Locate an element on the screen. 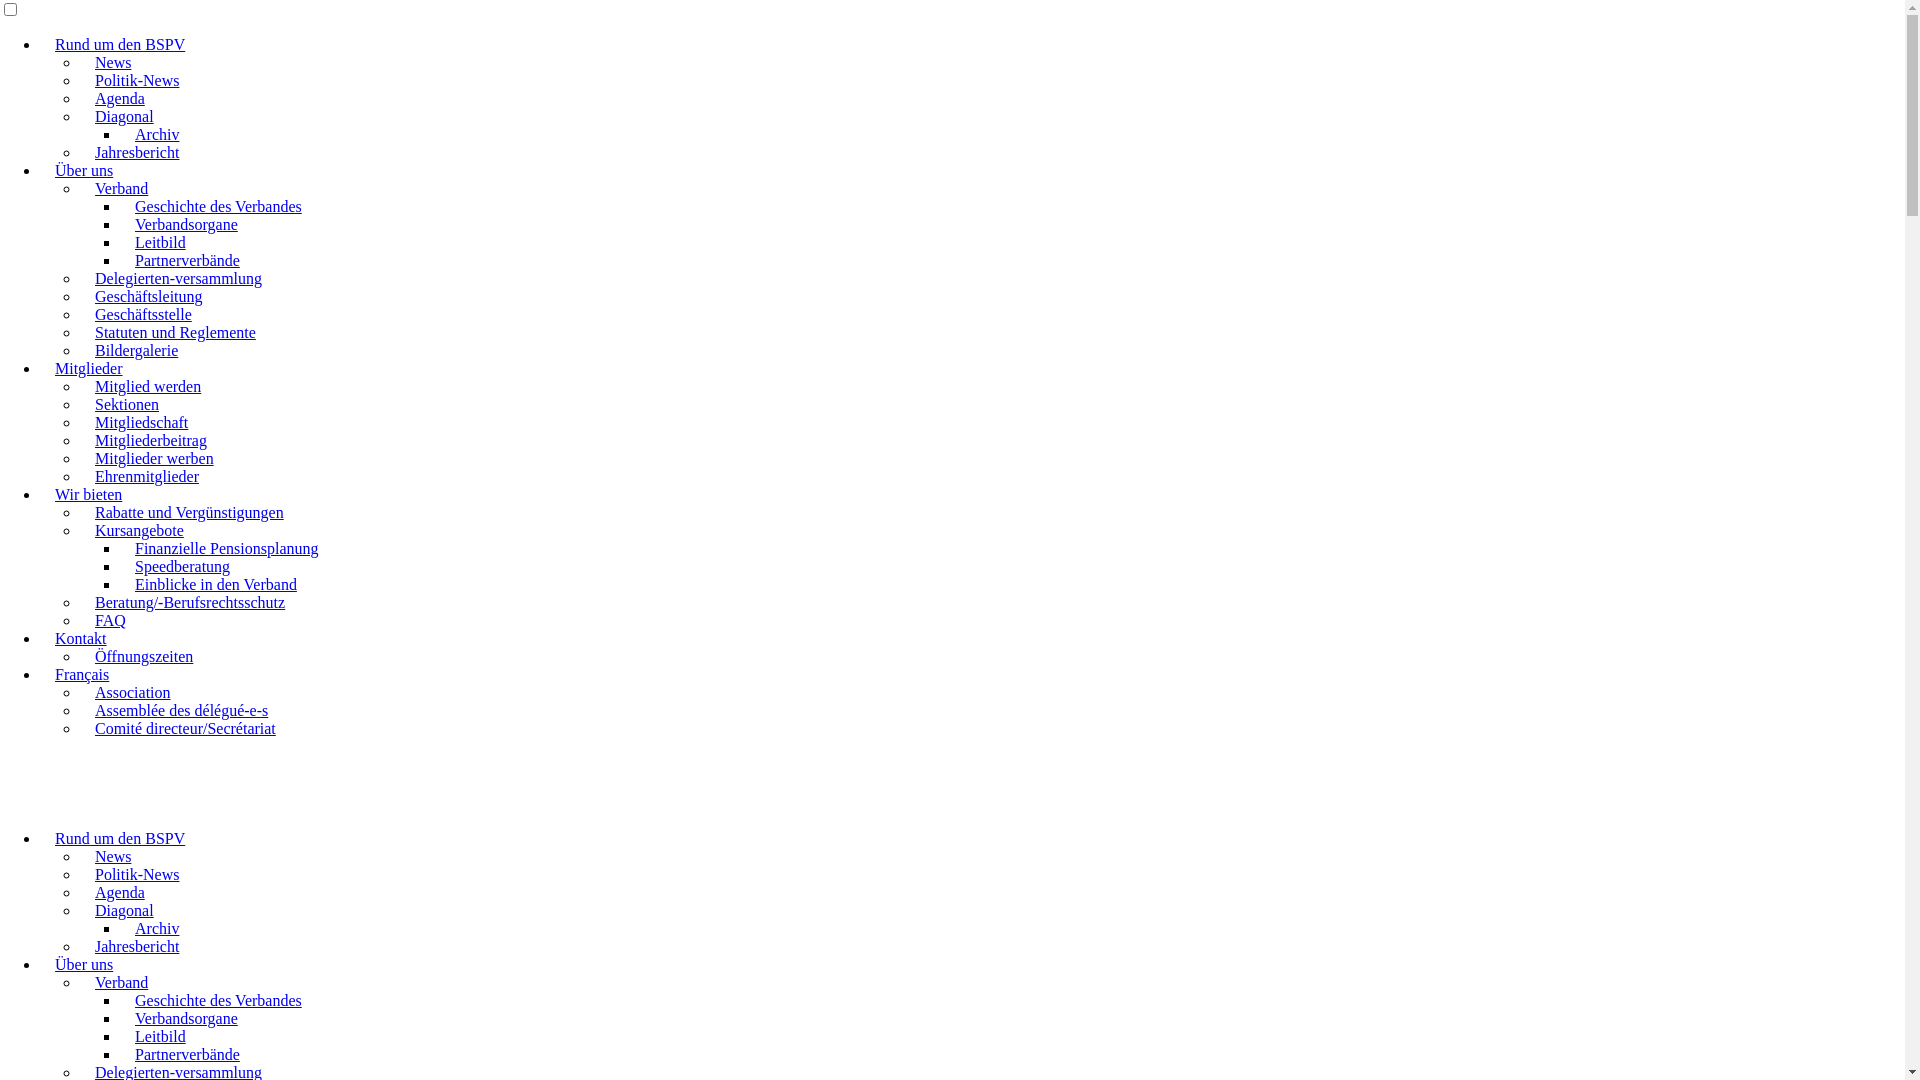 The width and height of the screenshot is (1920, 1080). 'Association' is located at coordinates (80, 691).